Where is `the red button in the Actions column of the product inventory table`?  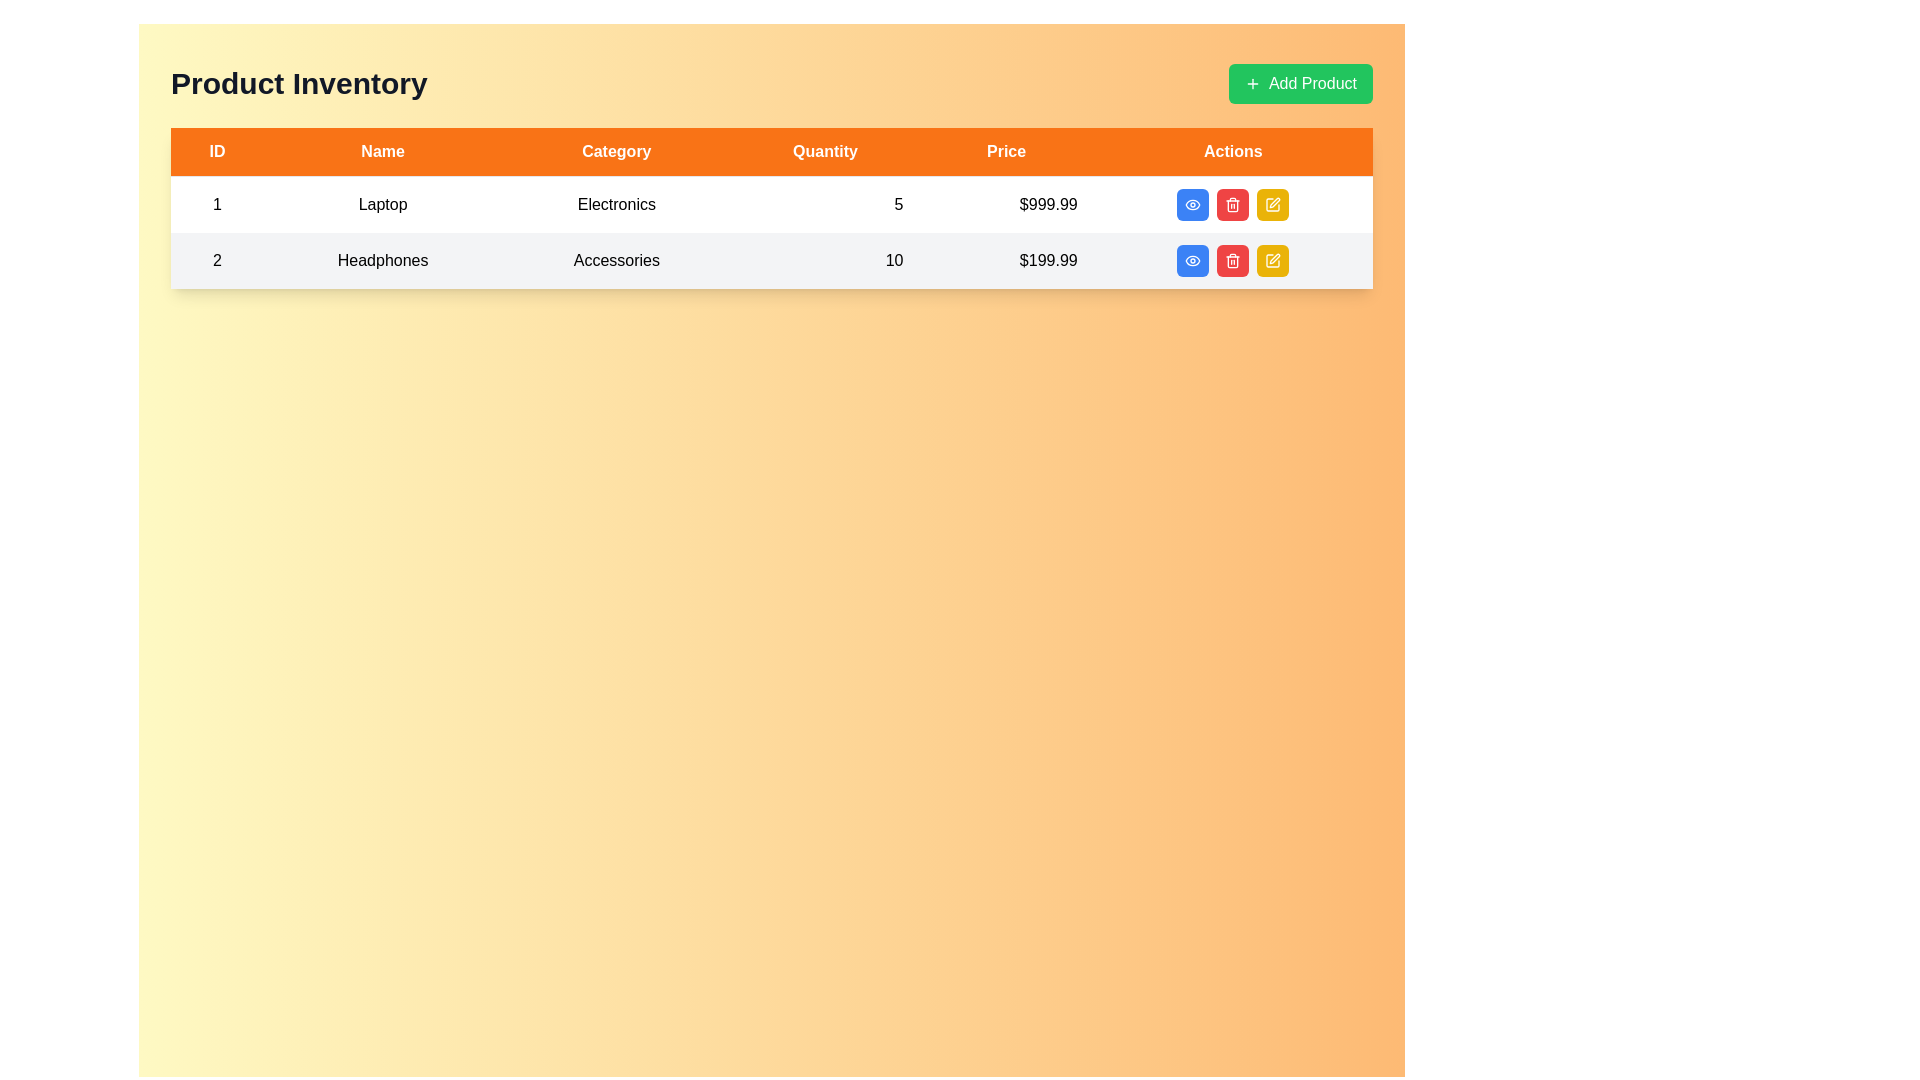 the red button in the Actions column of the product inventory table is located at coordinates (1232, 204).